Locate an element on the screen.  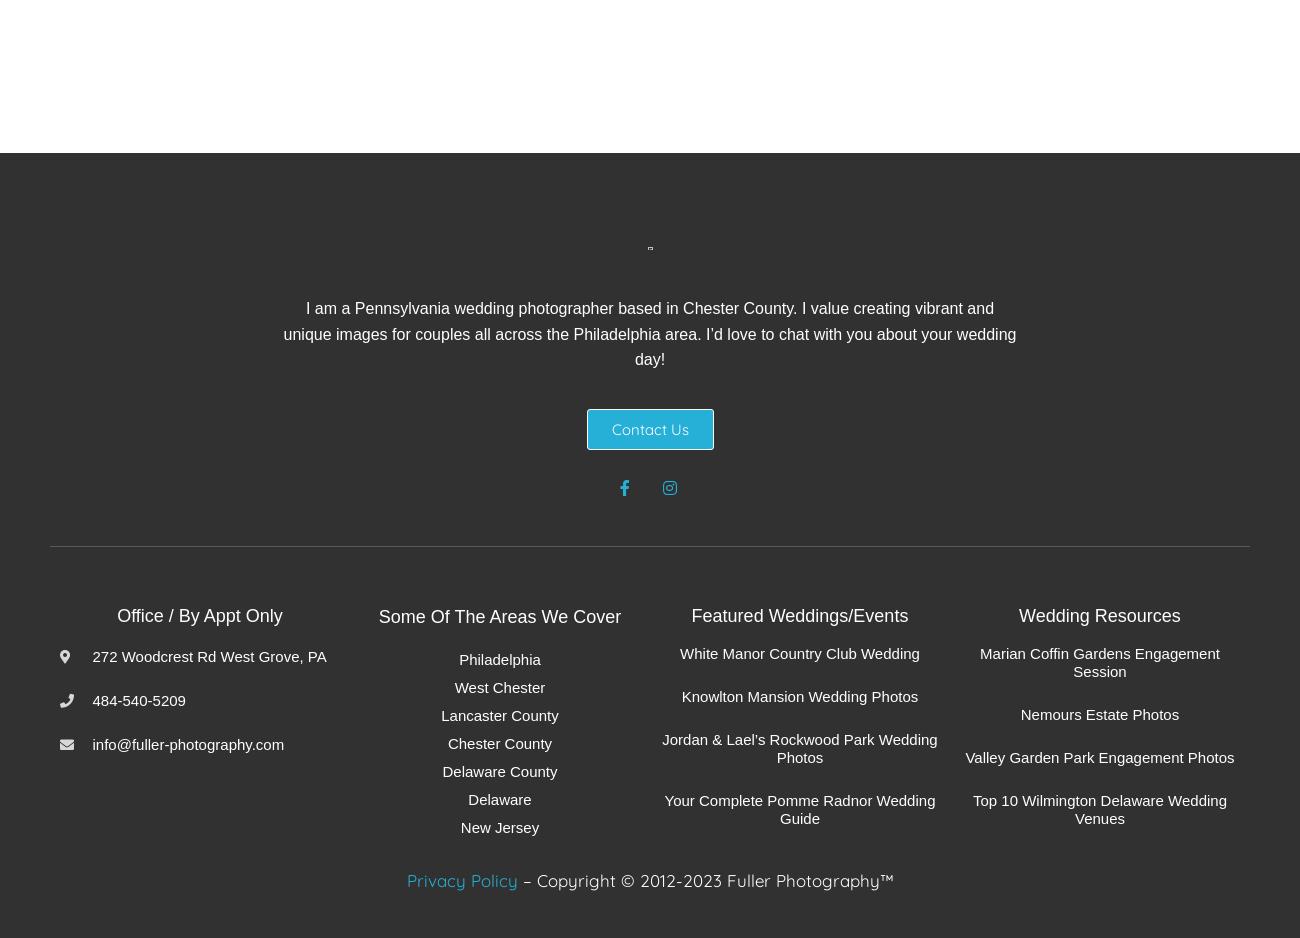
'Marian Coffin Gardens Engagement Session' is located at coordinates (1098, 660).